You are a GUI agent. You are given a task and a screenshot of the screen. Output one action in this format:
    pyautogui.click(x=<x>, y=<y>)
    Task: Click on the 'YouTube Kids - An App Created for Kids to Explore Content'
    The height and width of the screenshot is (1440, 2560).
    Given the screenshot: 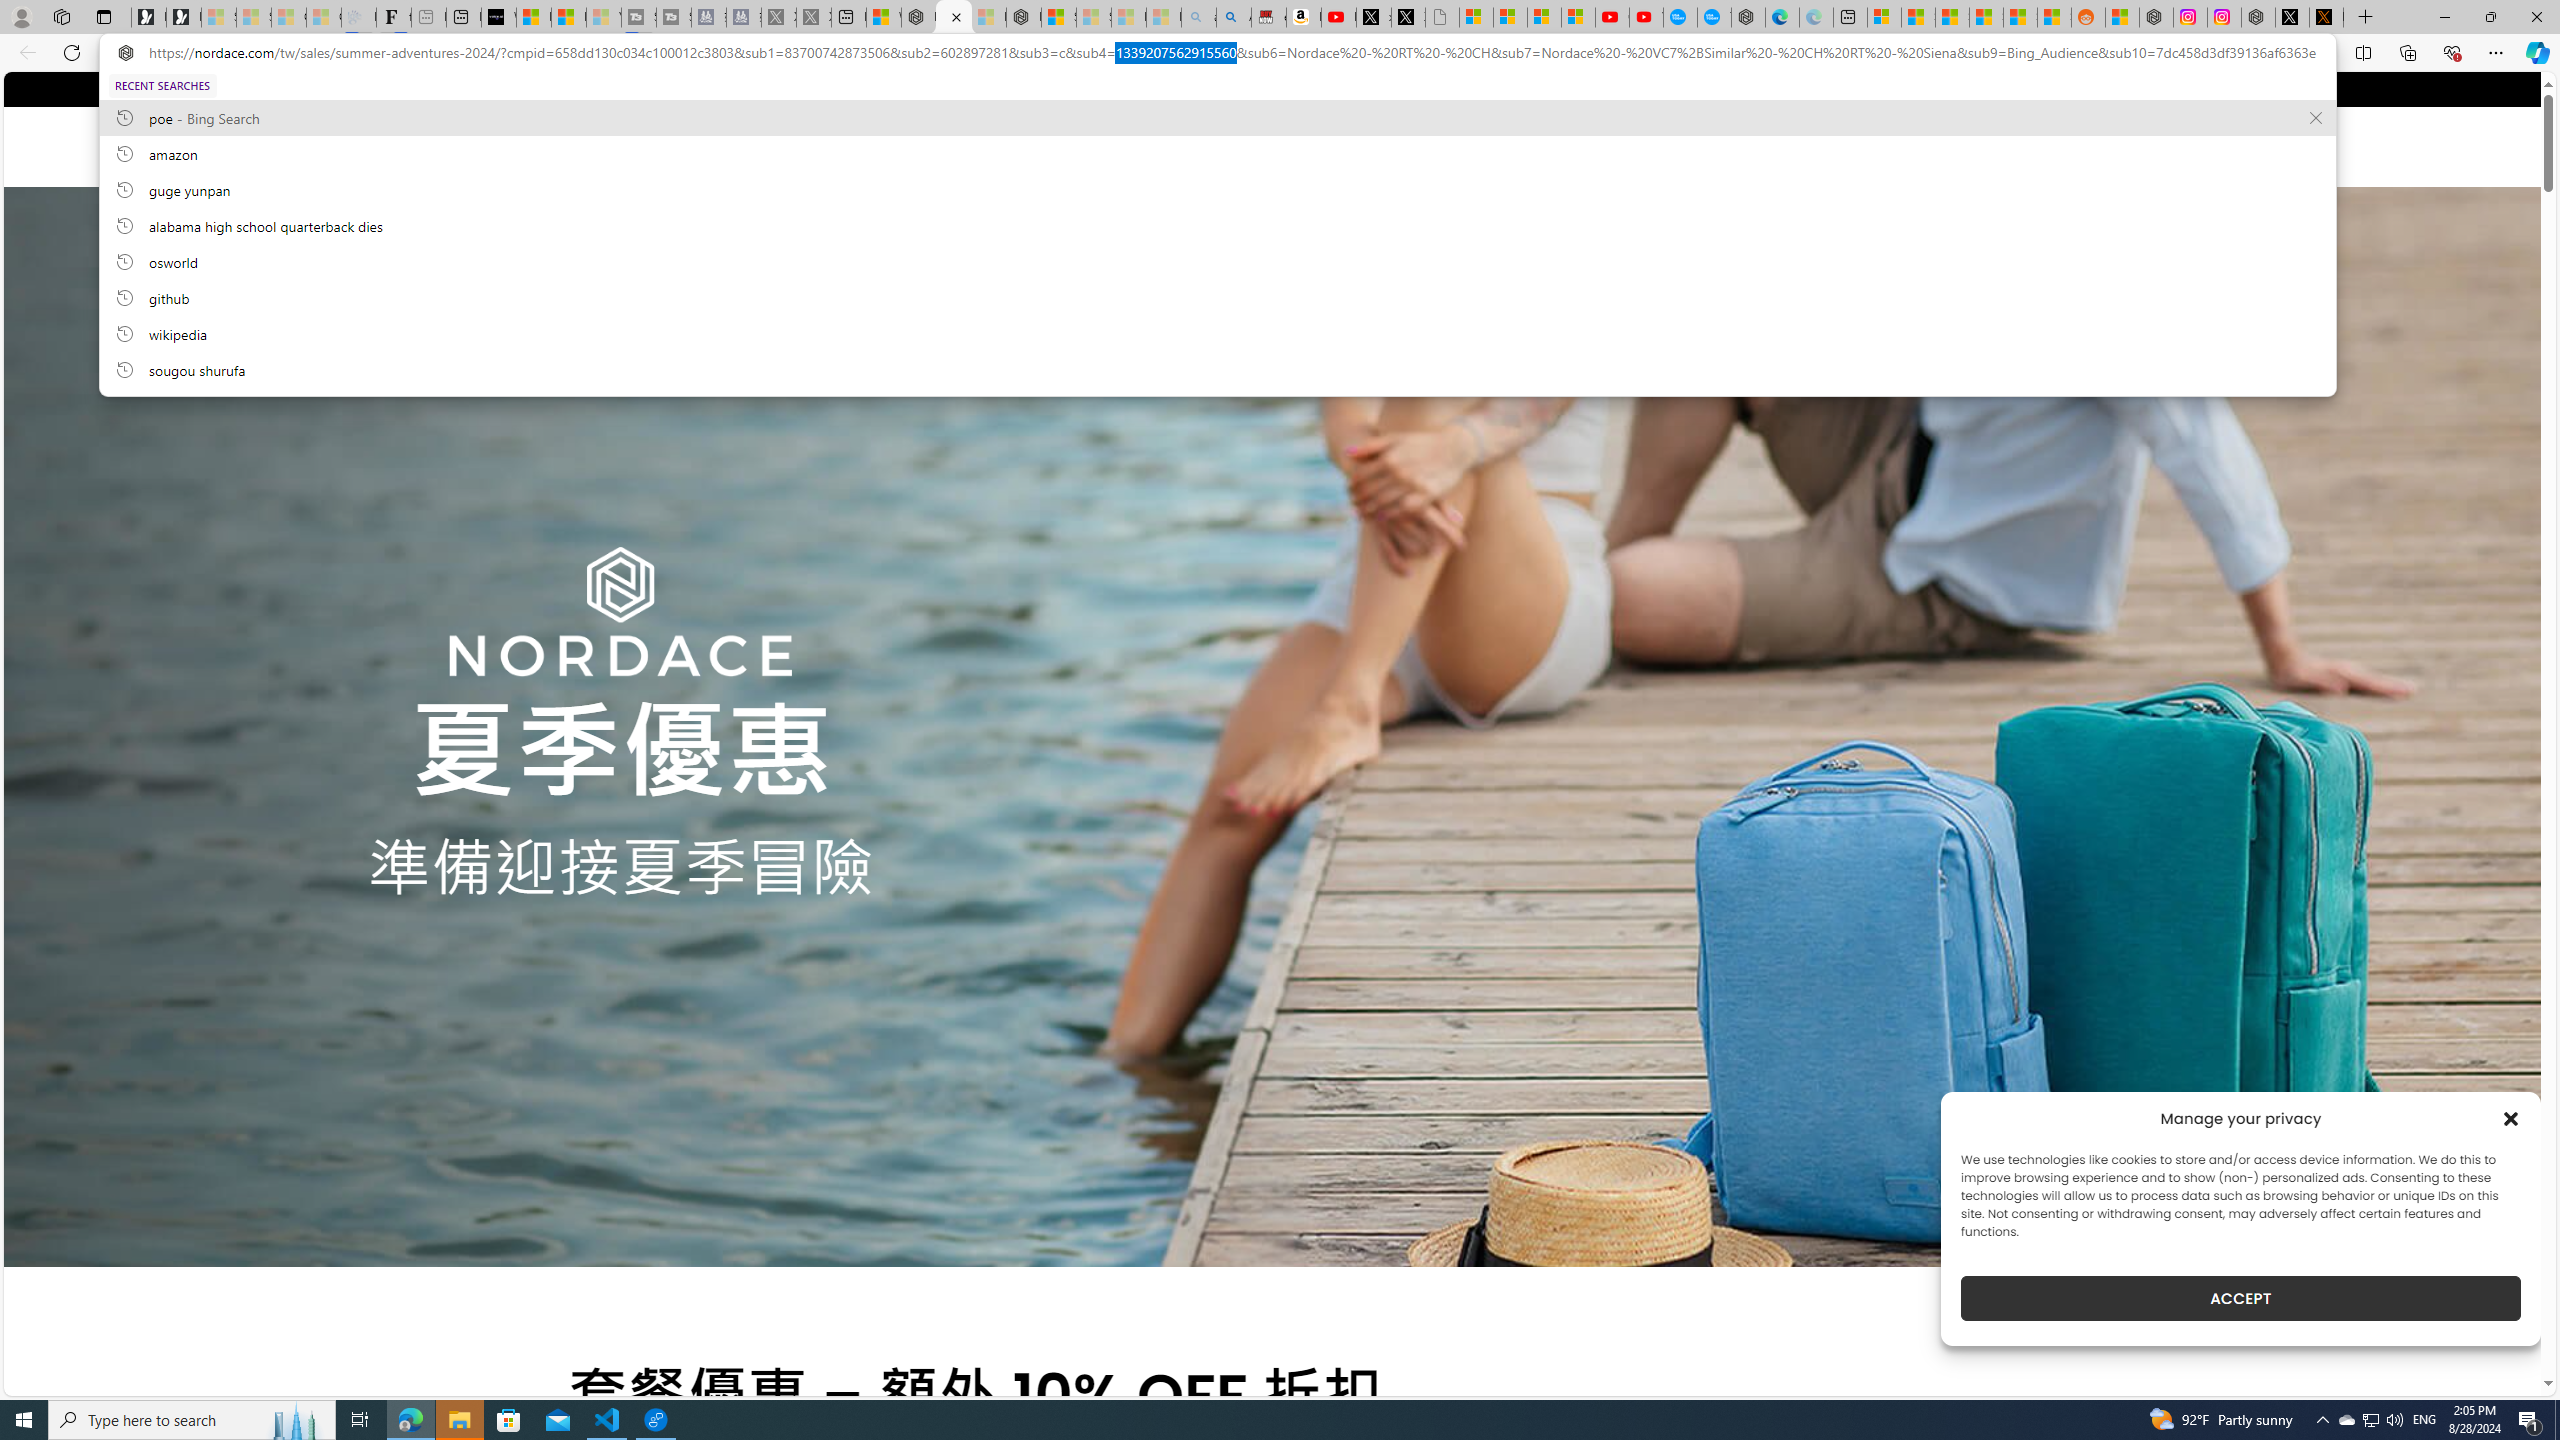 What is the action you would take?
    pyautogui.click(x=1646, y=16)
    